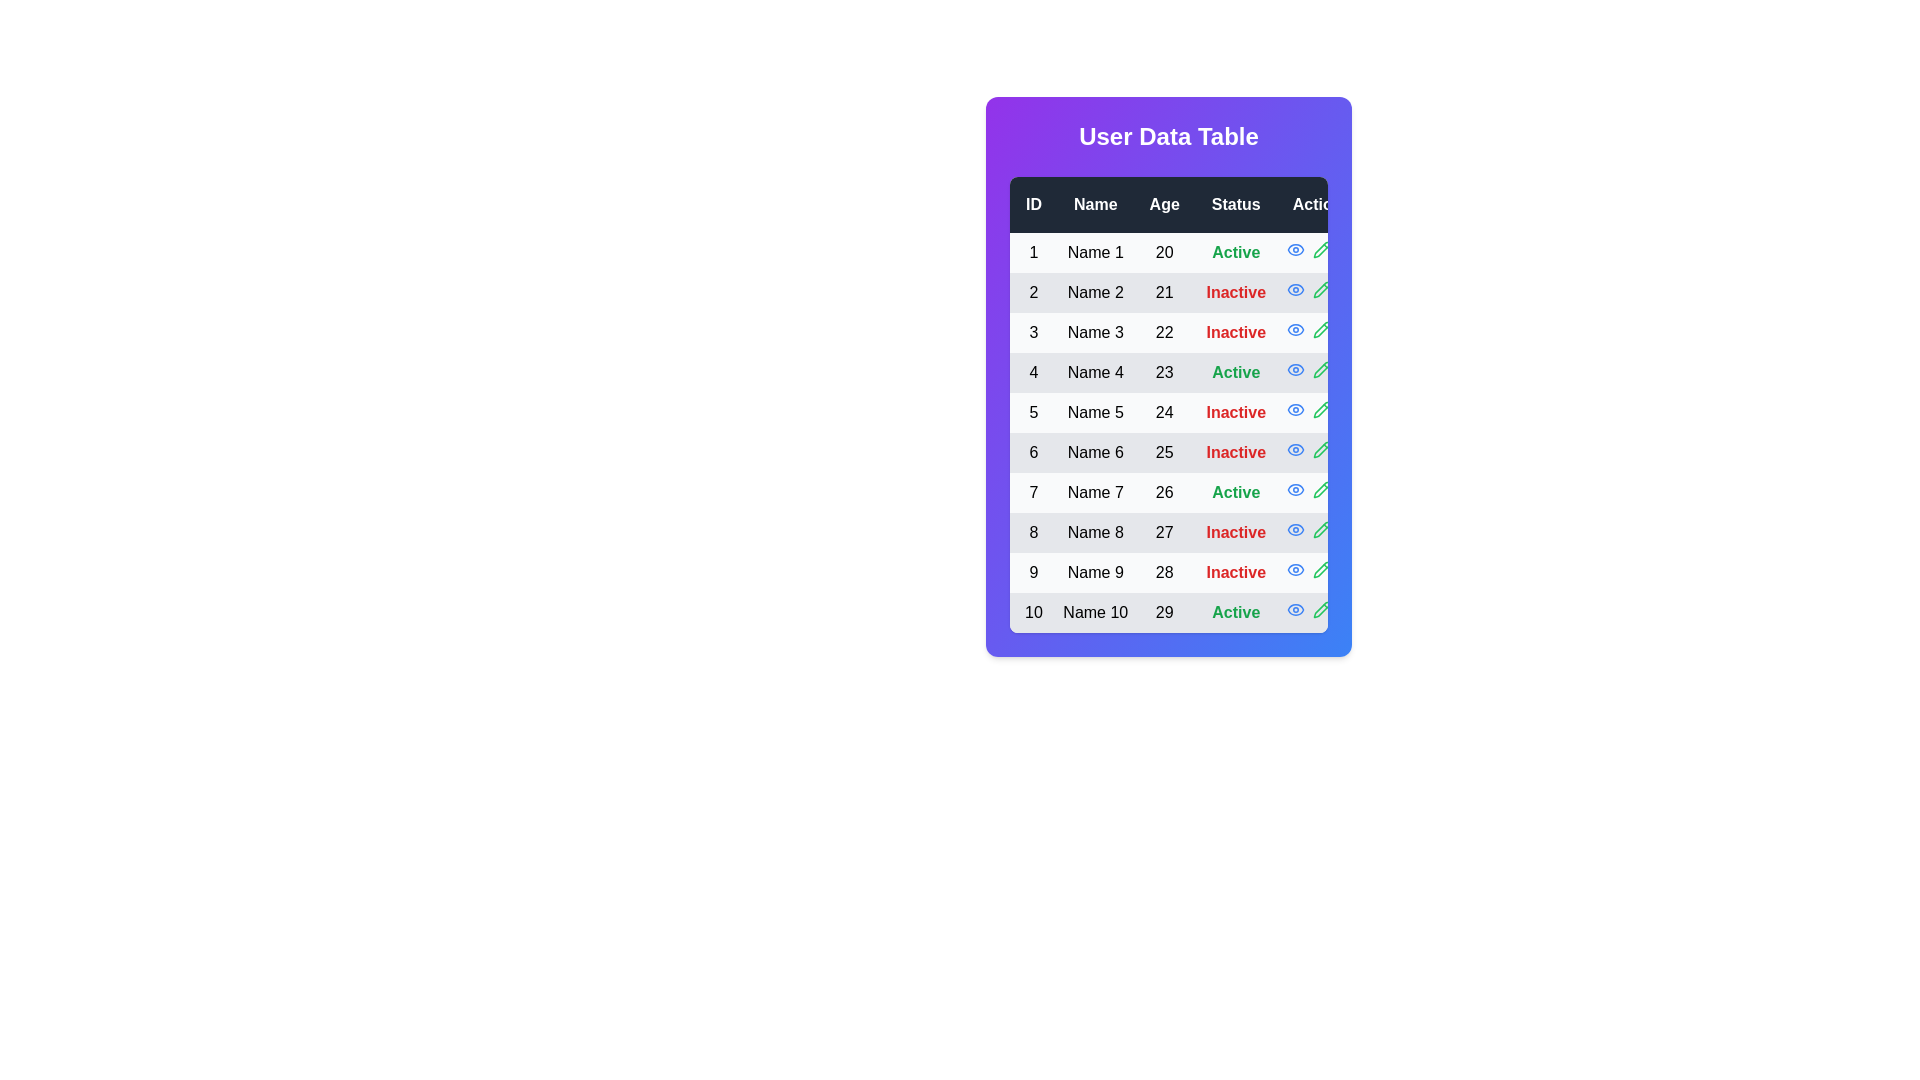  I want to click on the pencil icon in the Actions column for a specific row to observe its hover effect, so click(1321, 249).